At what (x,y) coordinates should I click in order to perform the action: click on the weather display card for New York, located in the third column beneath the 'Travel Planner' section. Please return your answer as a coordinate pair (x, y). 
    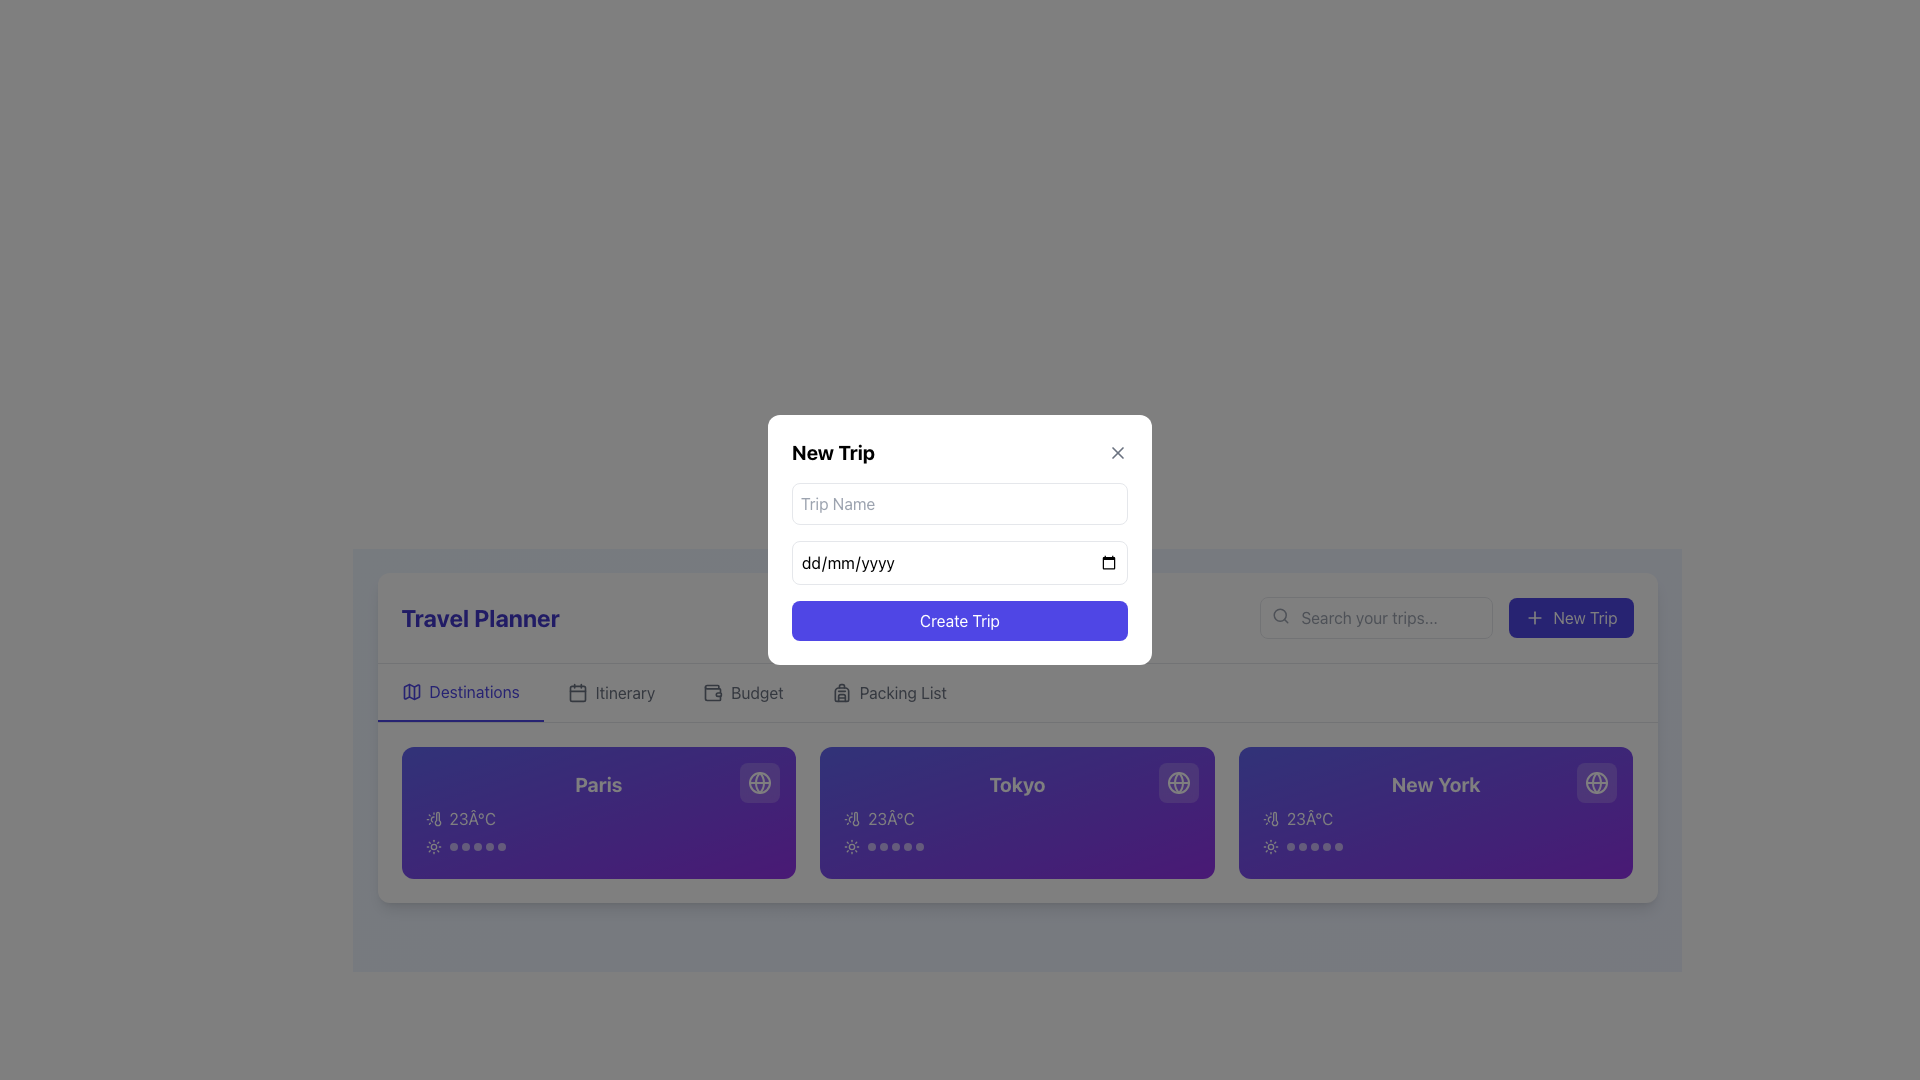
    Looking at the image, I should click on (1435, 813).